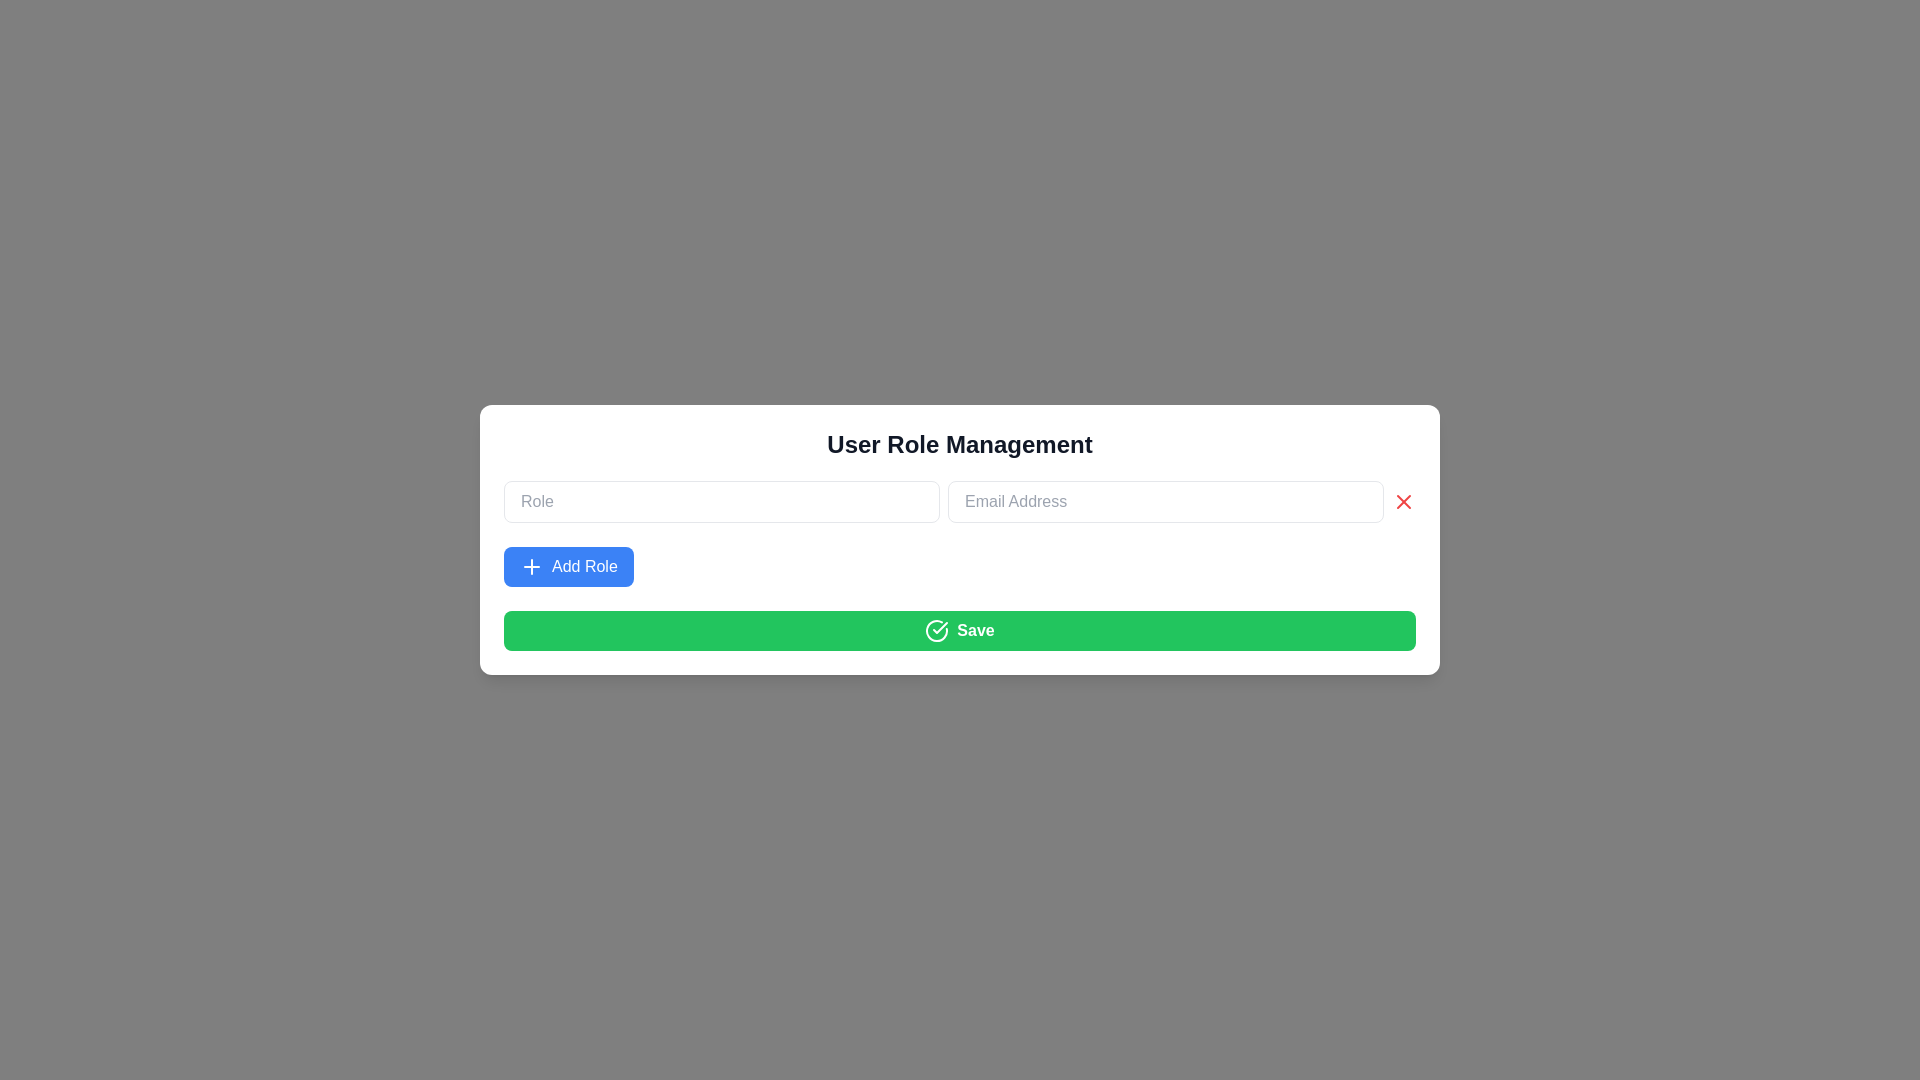 This screenshot has height=1080, width=1920. I want to click on the plus icon on the 'Add Role' button, which is white on a blue background and located to the left of the text label, so click(532, 567).